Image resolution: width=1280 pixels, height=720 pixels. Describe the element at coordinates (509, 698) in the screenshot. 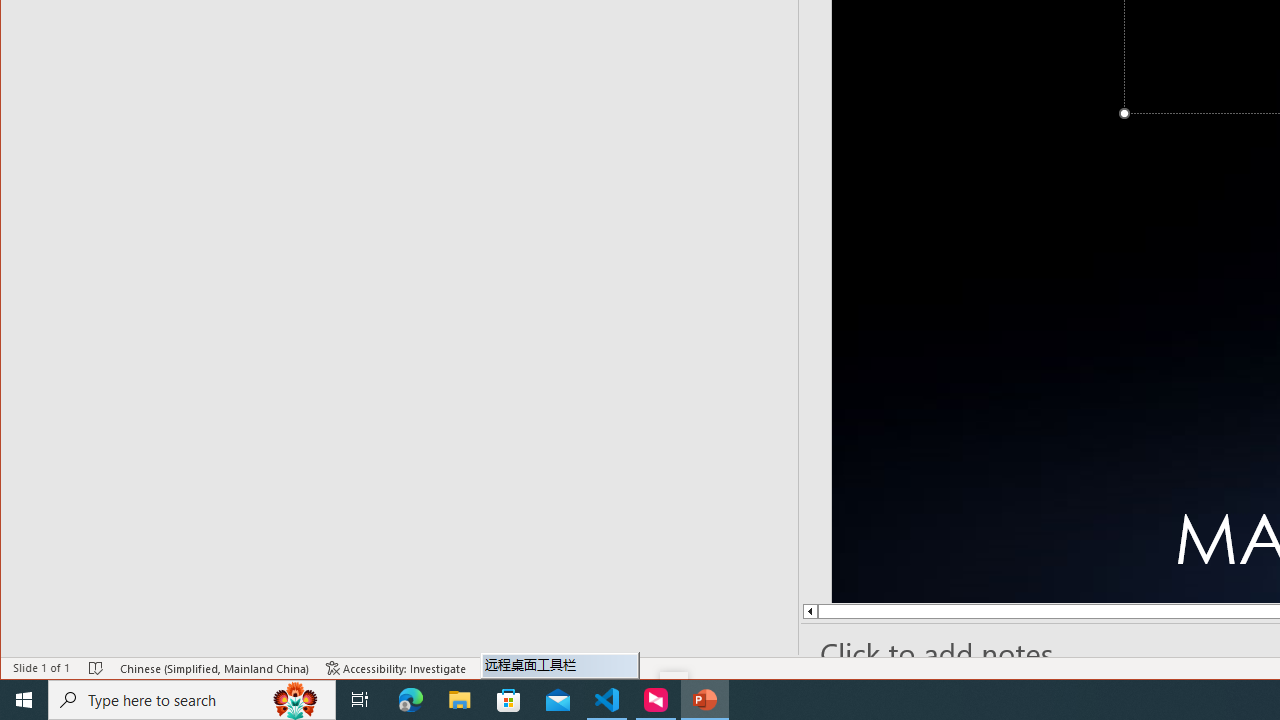

I see `'Microsoft Store'` at that location.